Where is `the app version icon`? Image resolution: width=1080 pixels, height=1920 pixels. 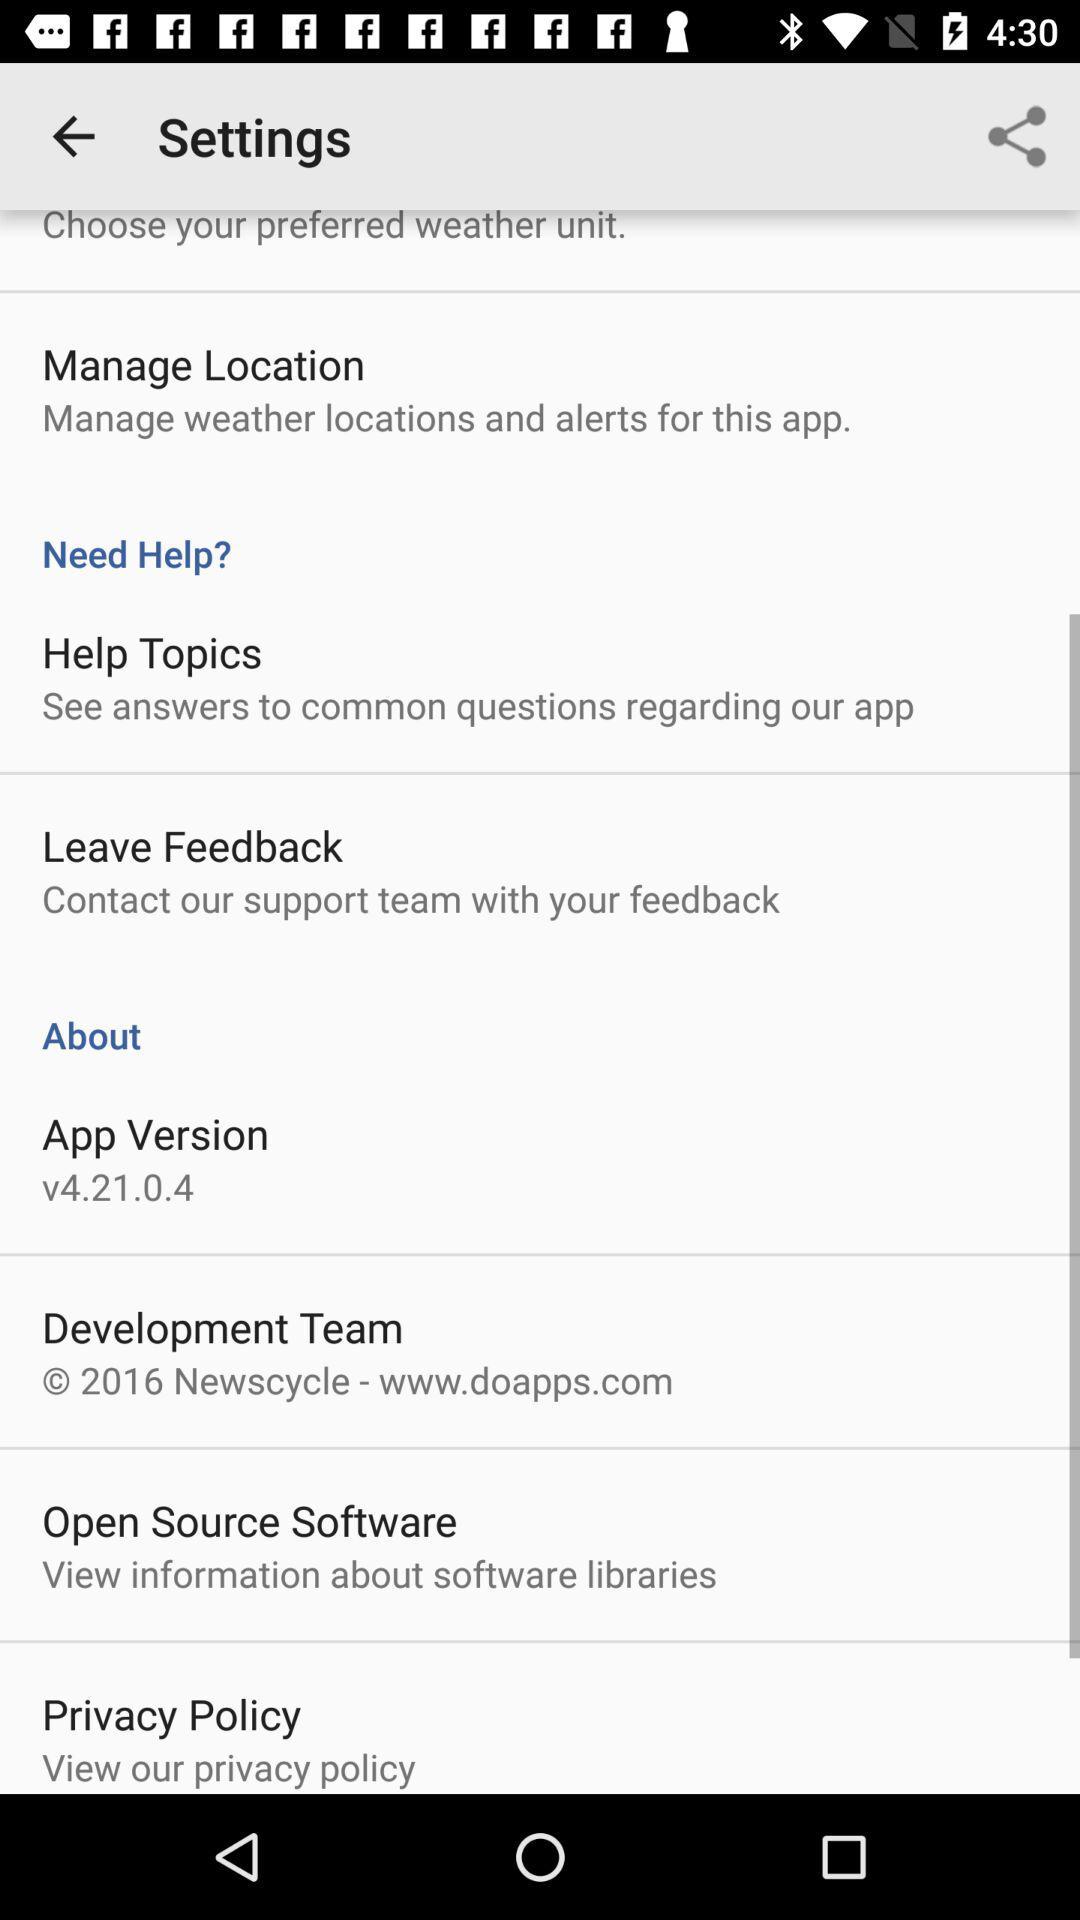 the app version icon is located at coordinates (154, 1133).